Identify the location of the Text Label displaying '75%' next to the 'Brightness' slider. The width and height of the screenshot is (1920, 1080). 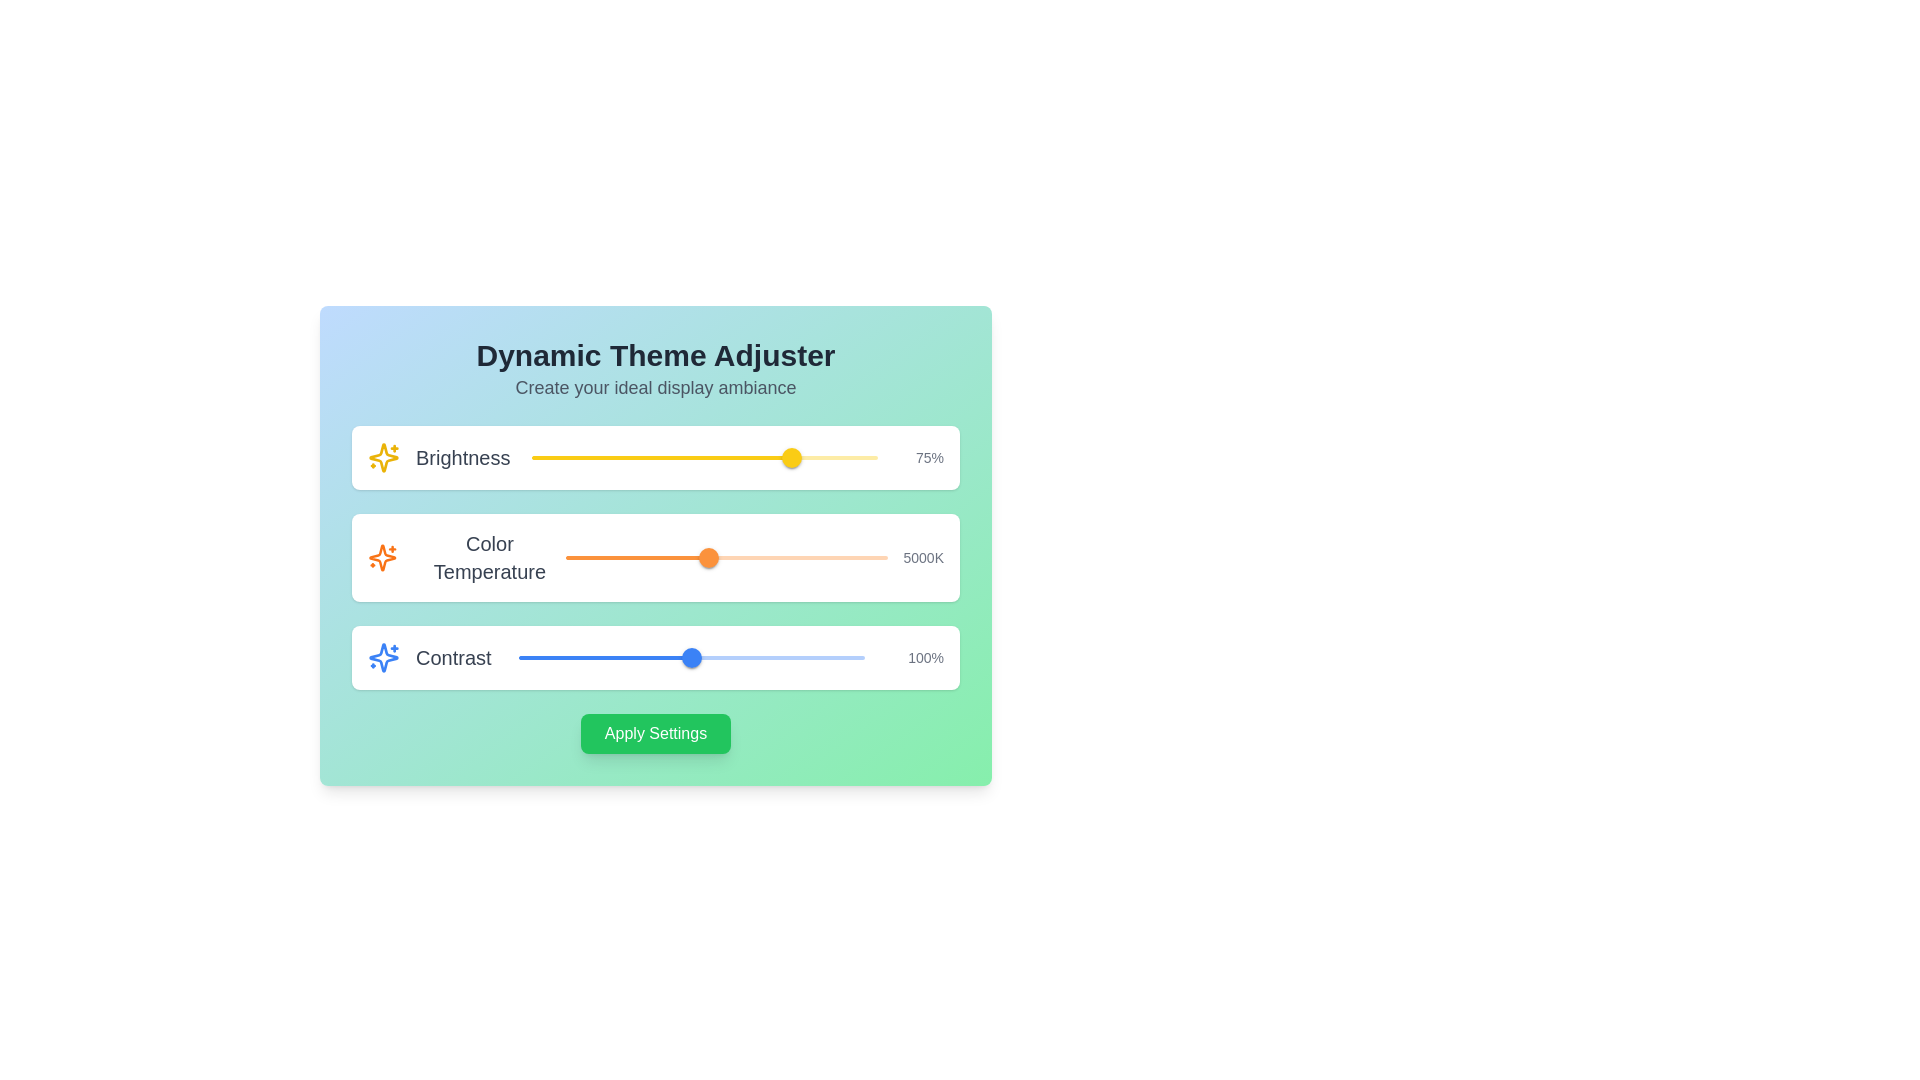
(929, 458).